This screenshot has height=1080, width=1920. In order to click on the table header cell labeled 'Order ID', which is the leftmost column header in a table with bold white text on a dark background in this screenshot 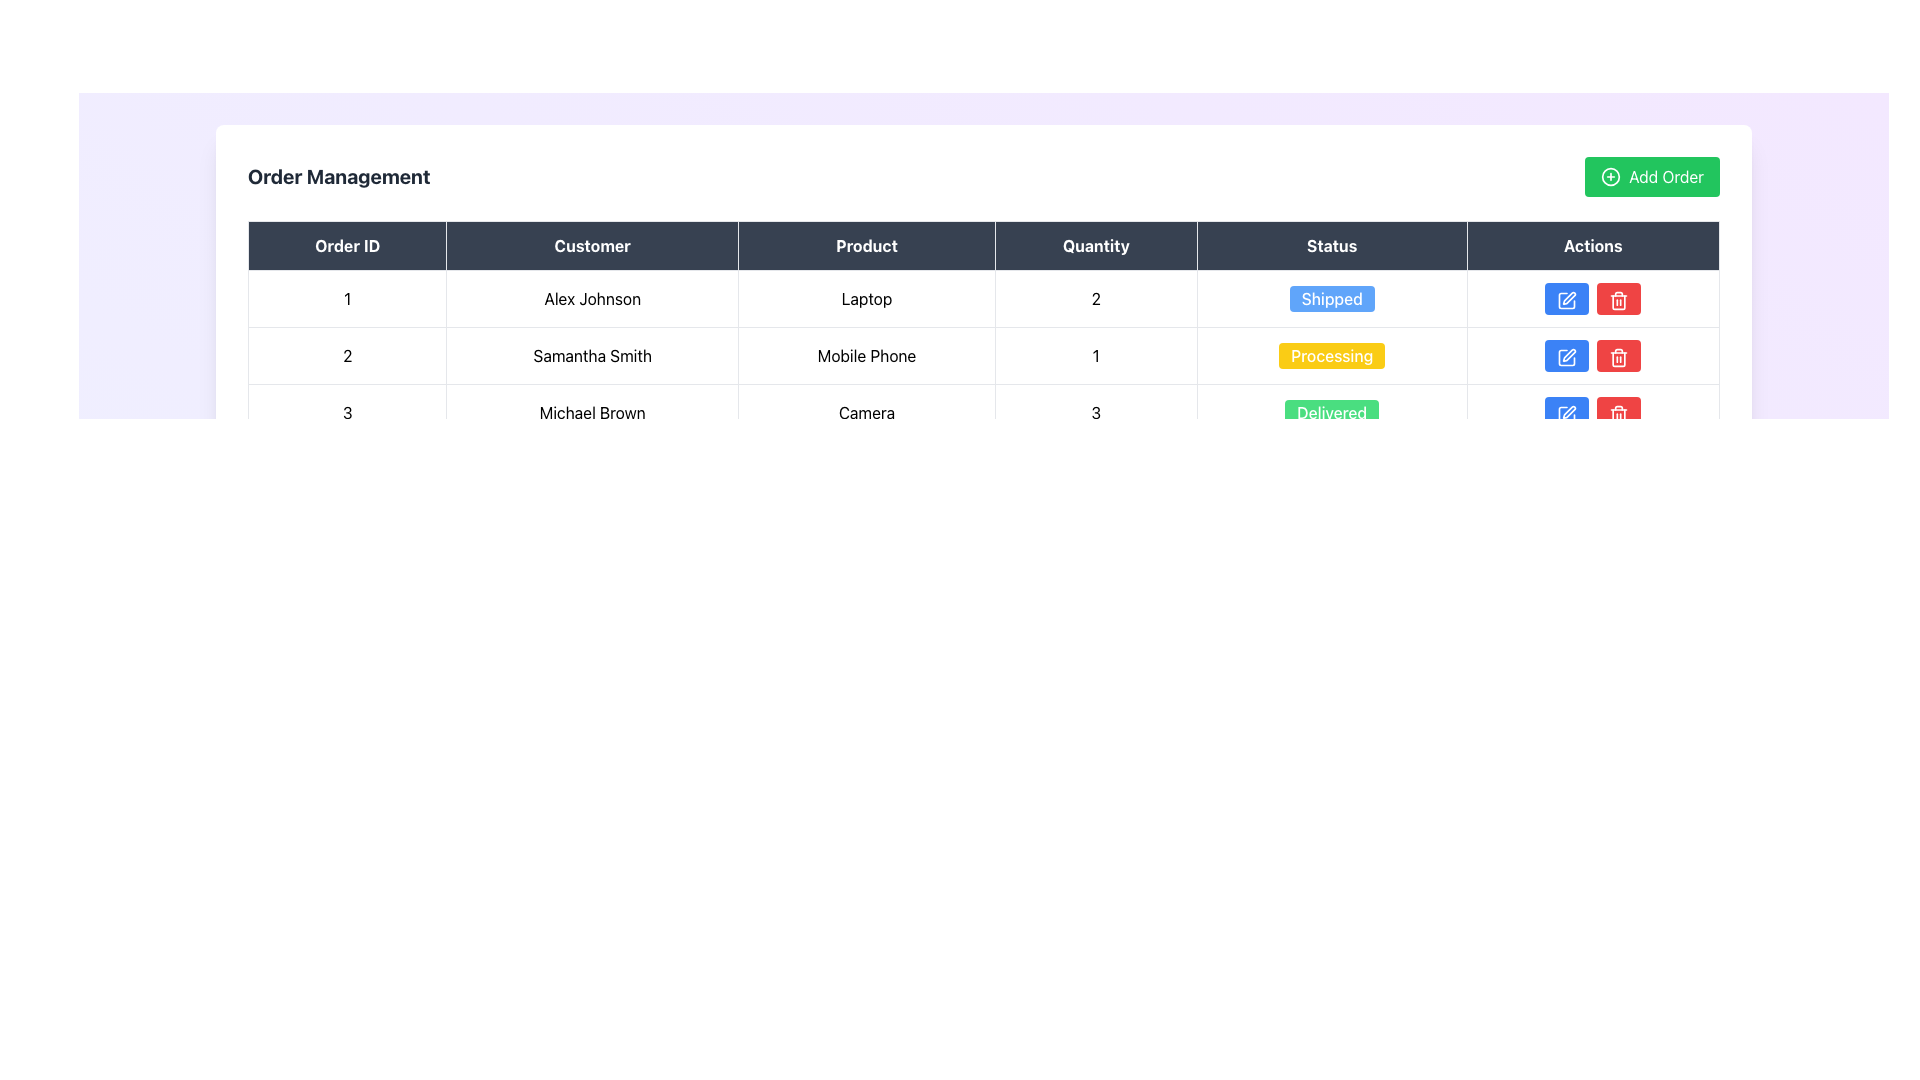, I will do `click(347, 245)`.